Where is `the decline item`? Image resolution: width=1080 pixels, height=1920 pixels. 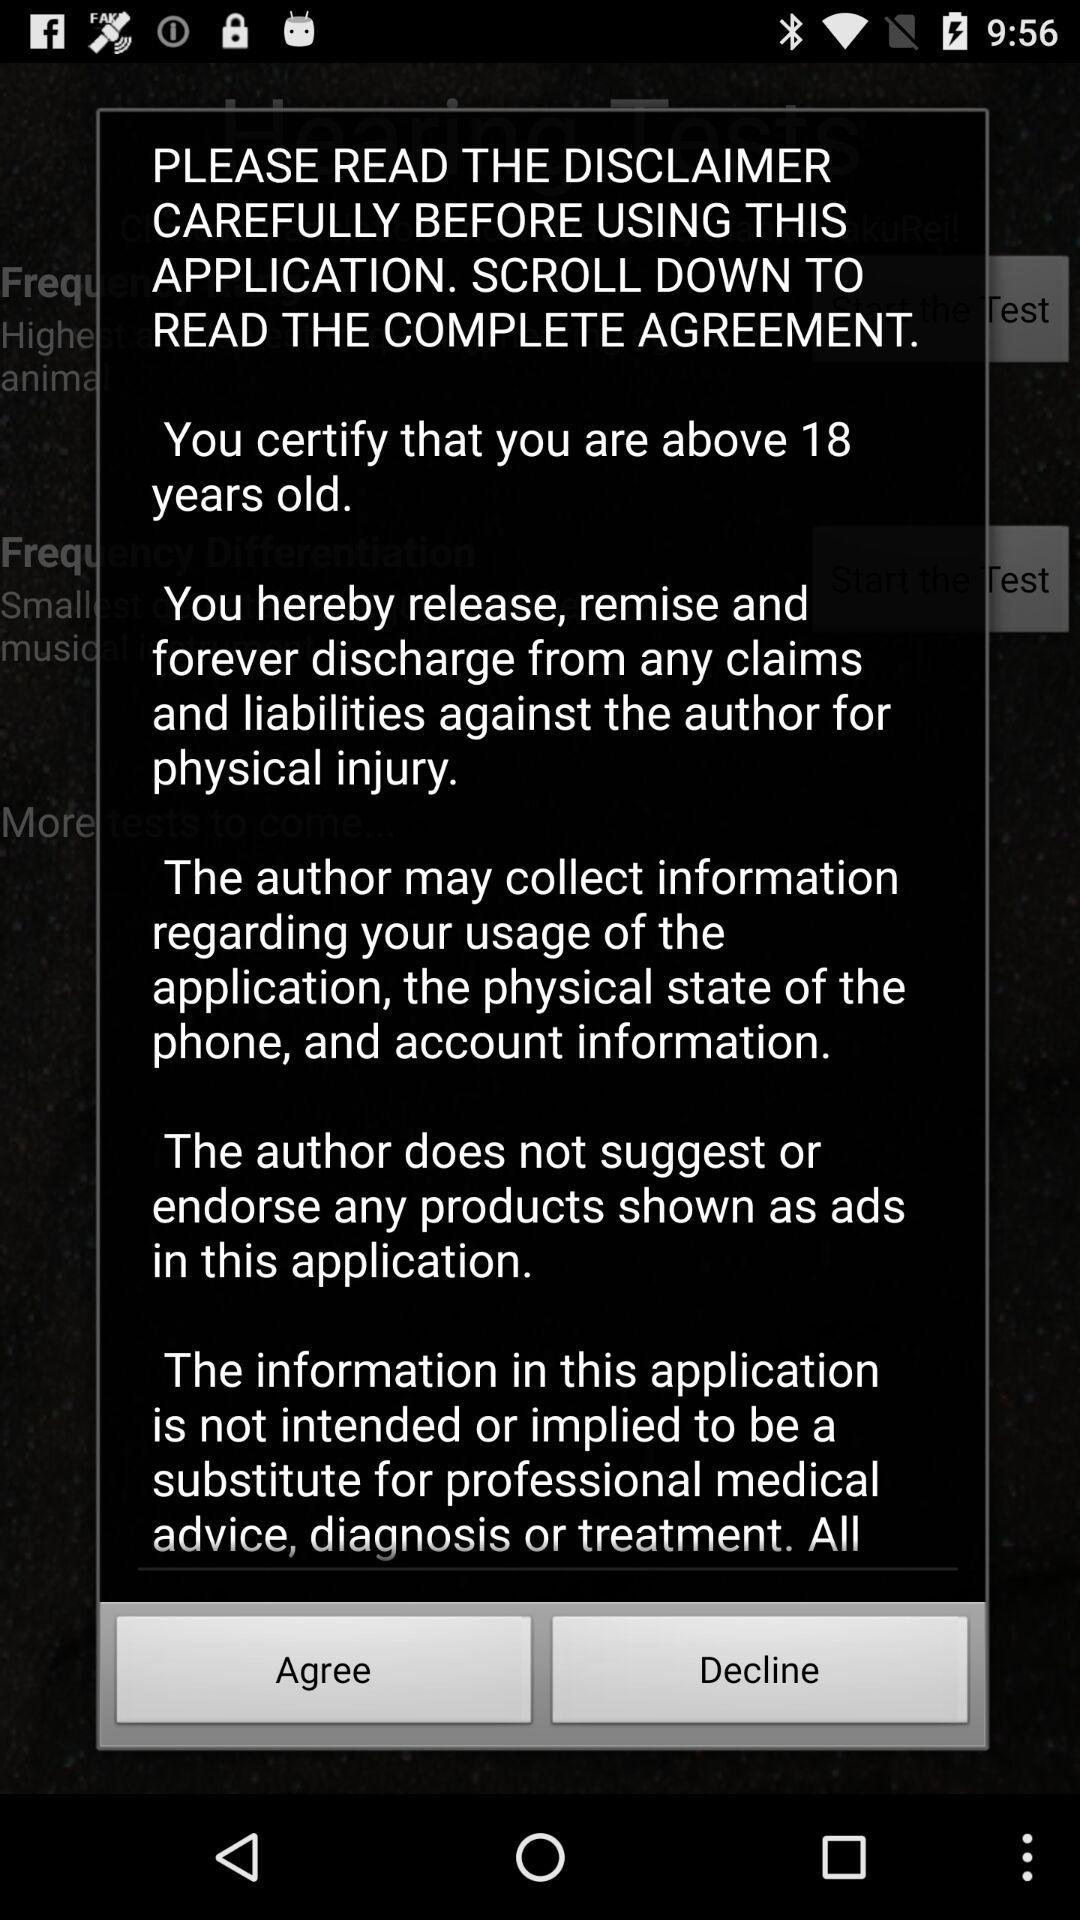
the decline item is located at coordinates (760, 1675).